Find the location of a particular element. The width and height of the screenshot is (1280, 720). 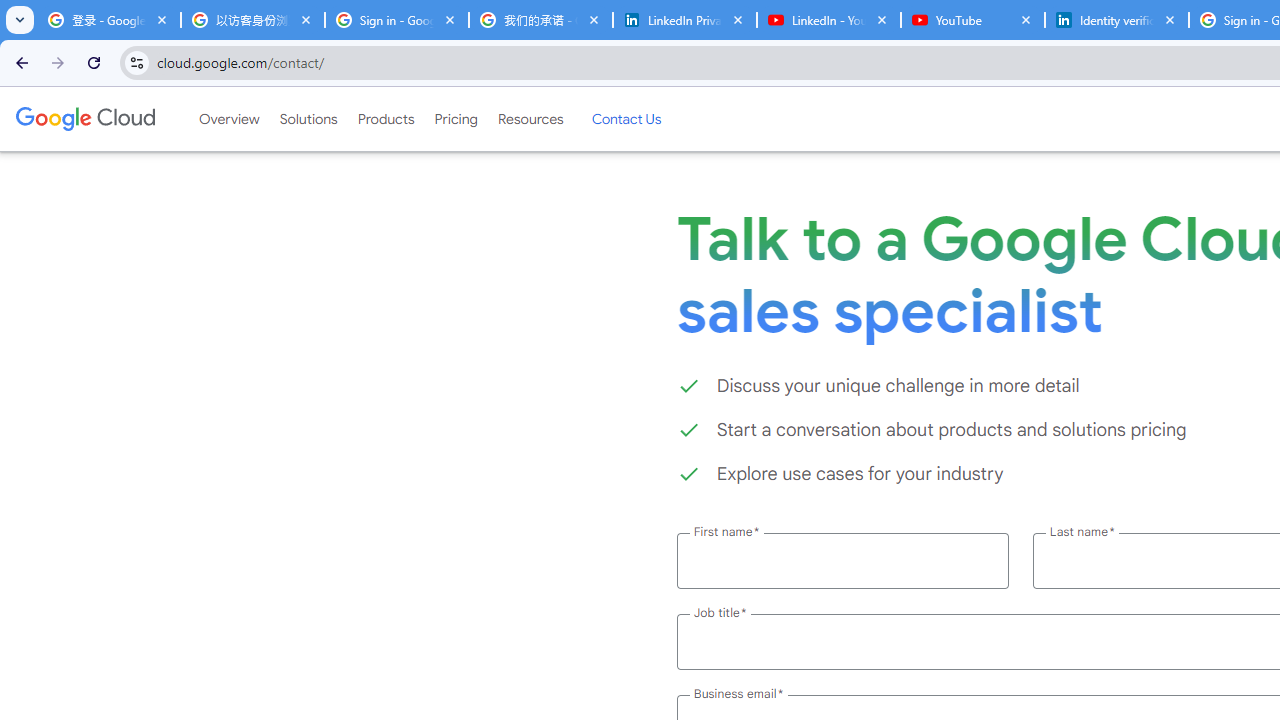

'Pricing' is located at coordinates (454, 119).